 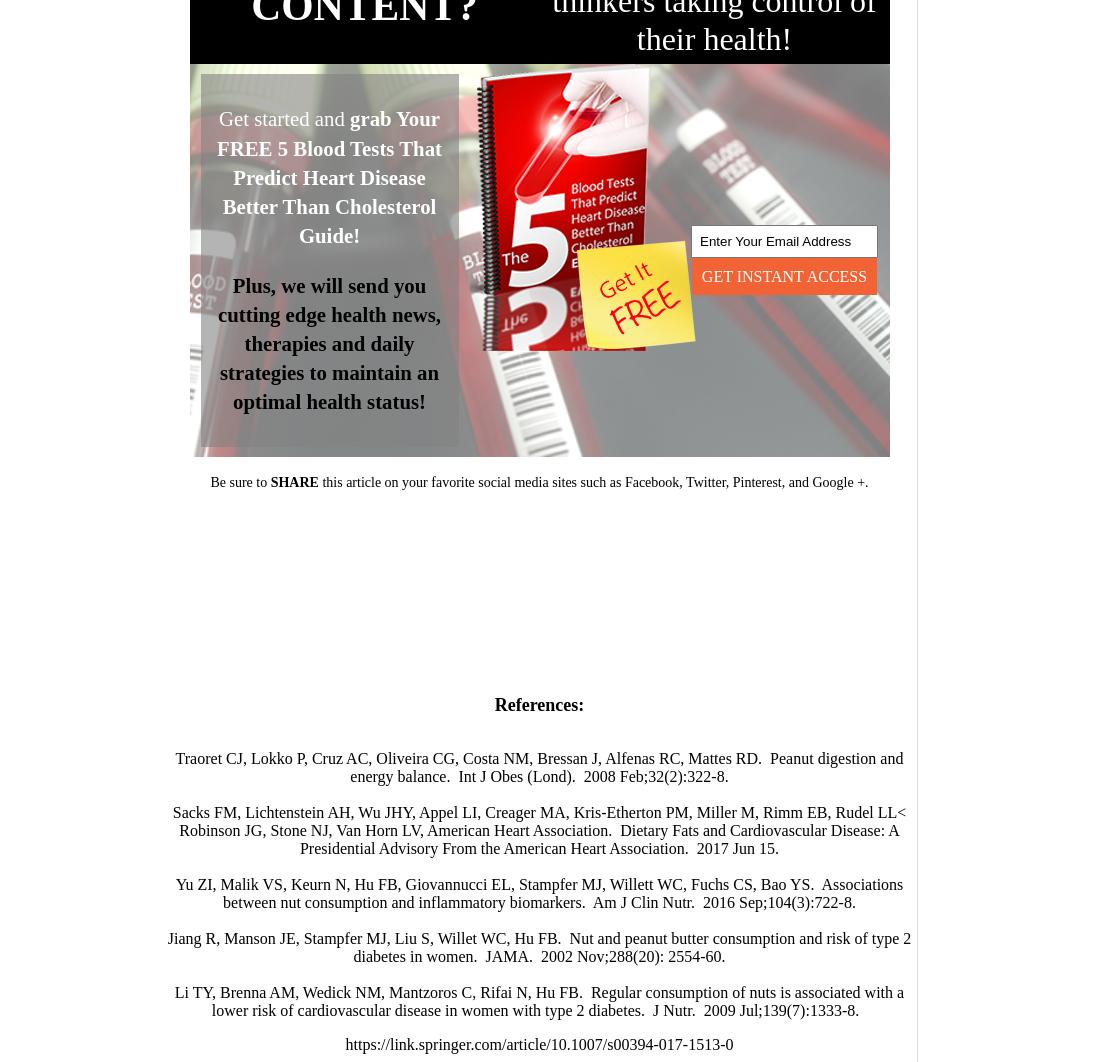 I want to click on 'References:', so click(x=539, y=704).